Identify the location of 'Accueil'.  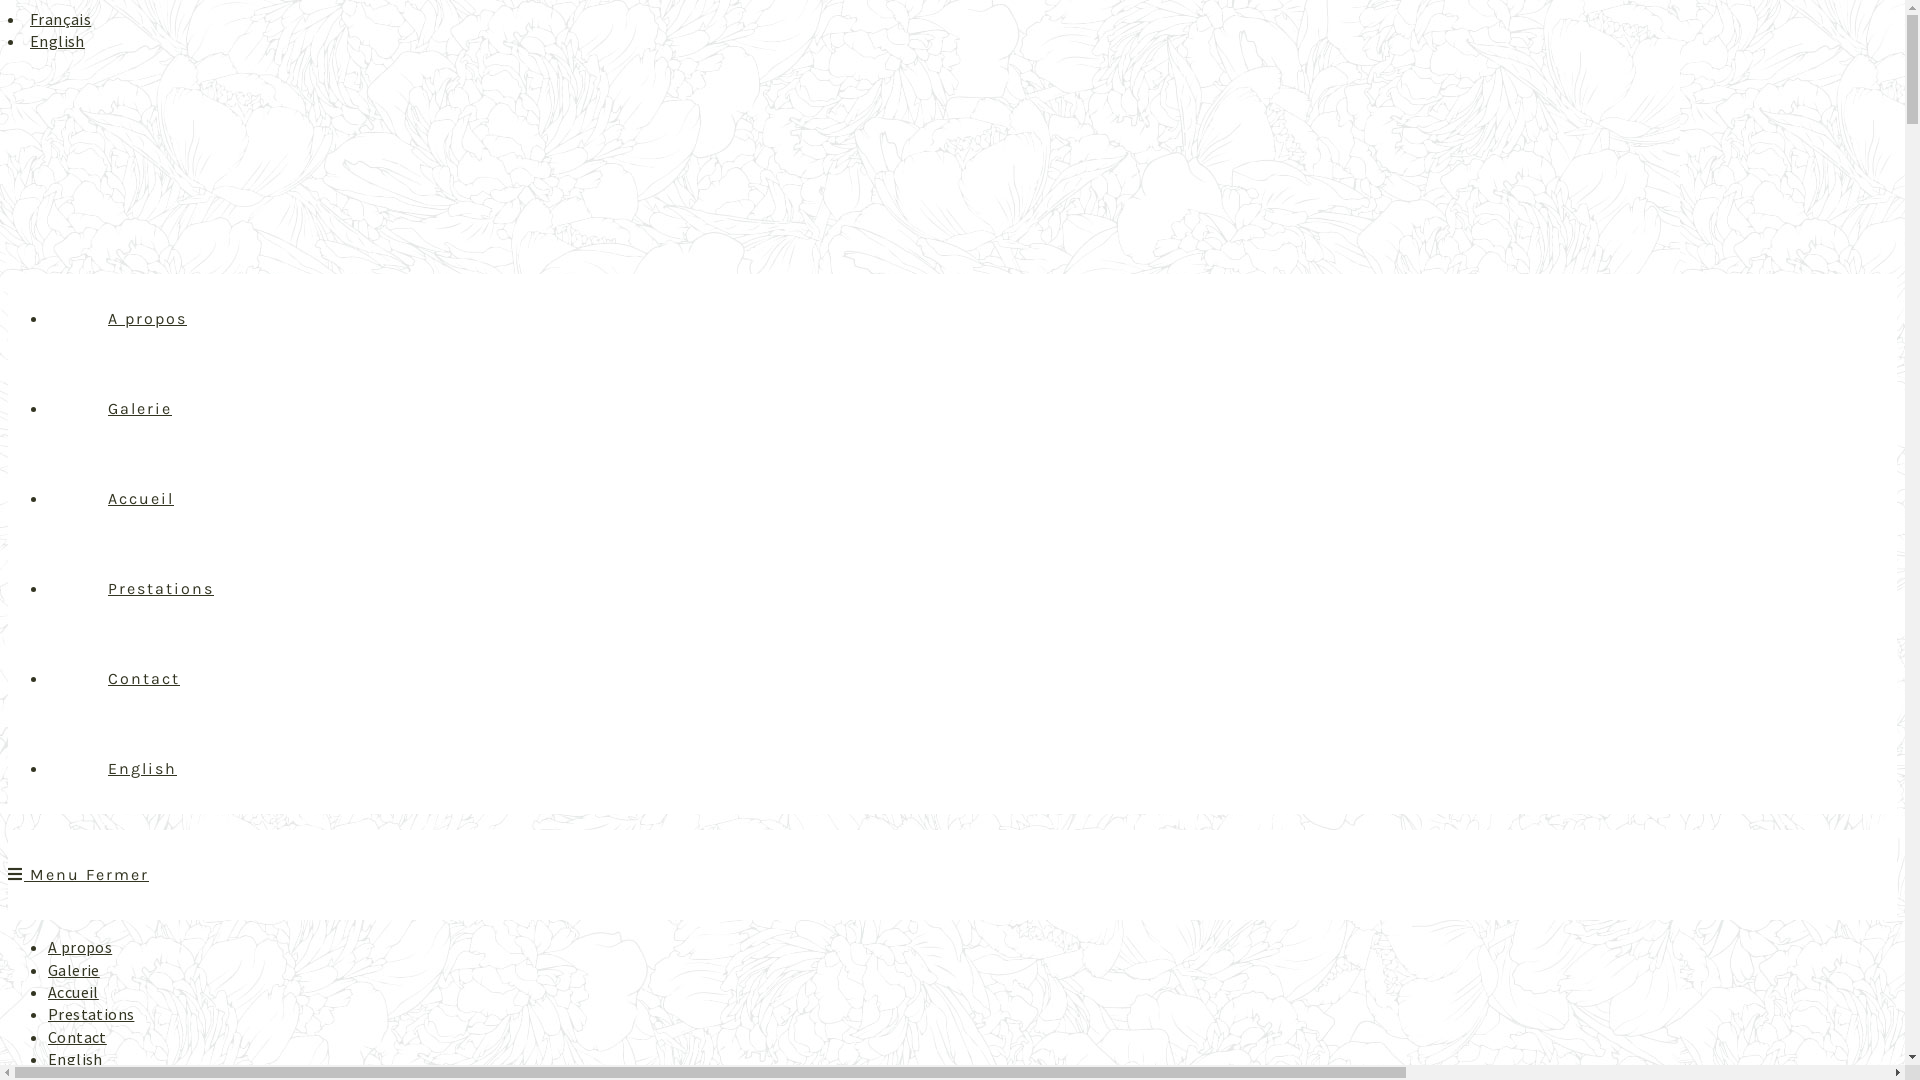
(139, 497).